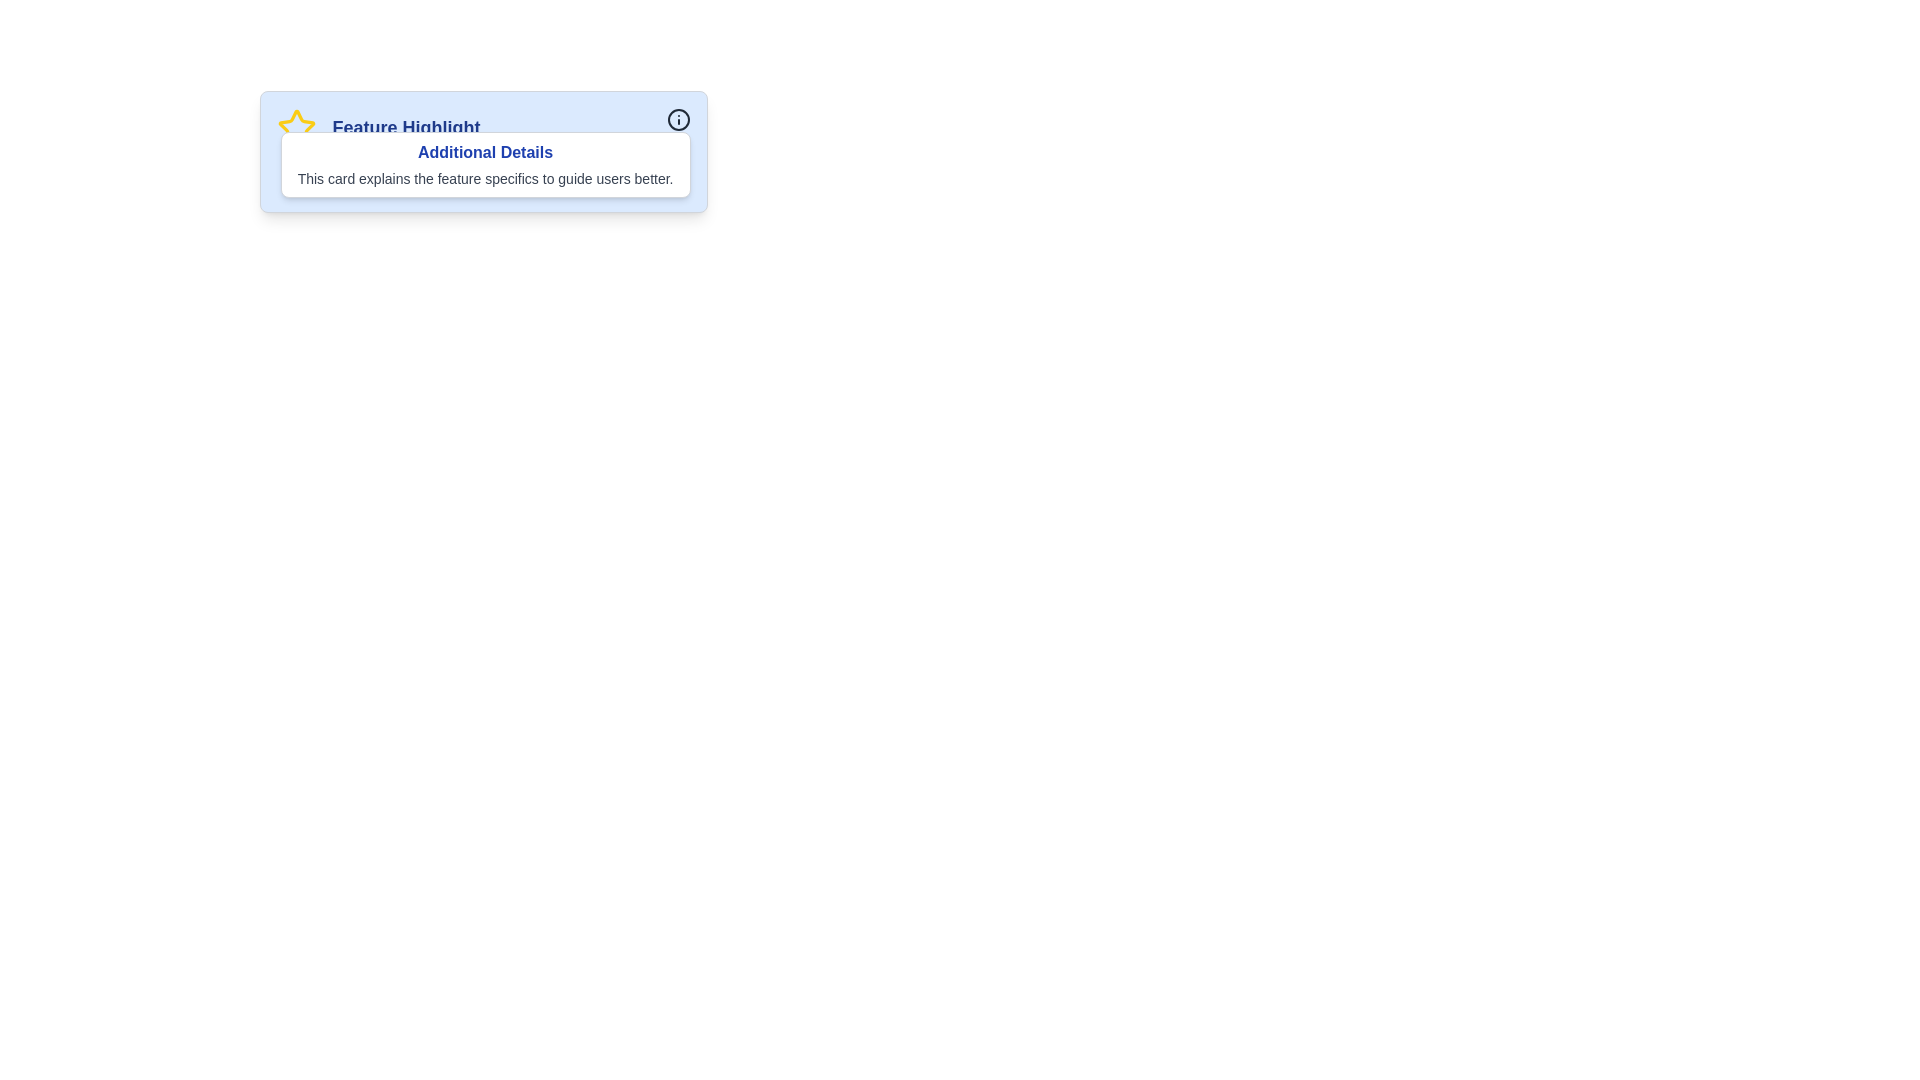  Describe the element at coordinates (295, 127) in the screenshot. I see `the star icon that highlights the 'Feature Highlight' section for navigation` at that location.